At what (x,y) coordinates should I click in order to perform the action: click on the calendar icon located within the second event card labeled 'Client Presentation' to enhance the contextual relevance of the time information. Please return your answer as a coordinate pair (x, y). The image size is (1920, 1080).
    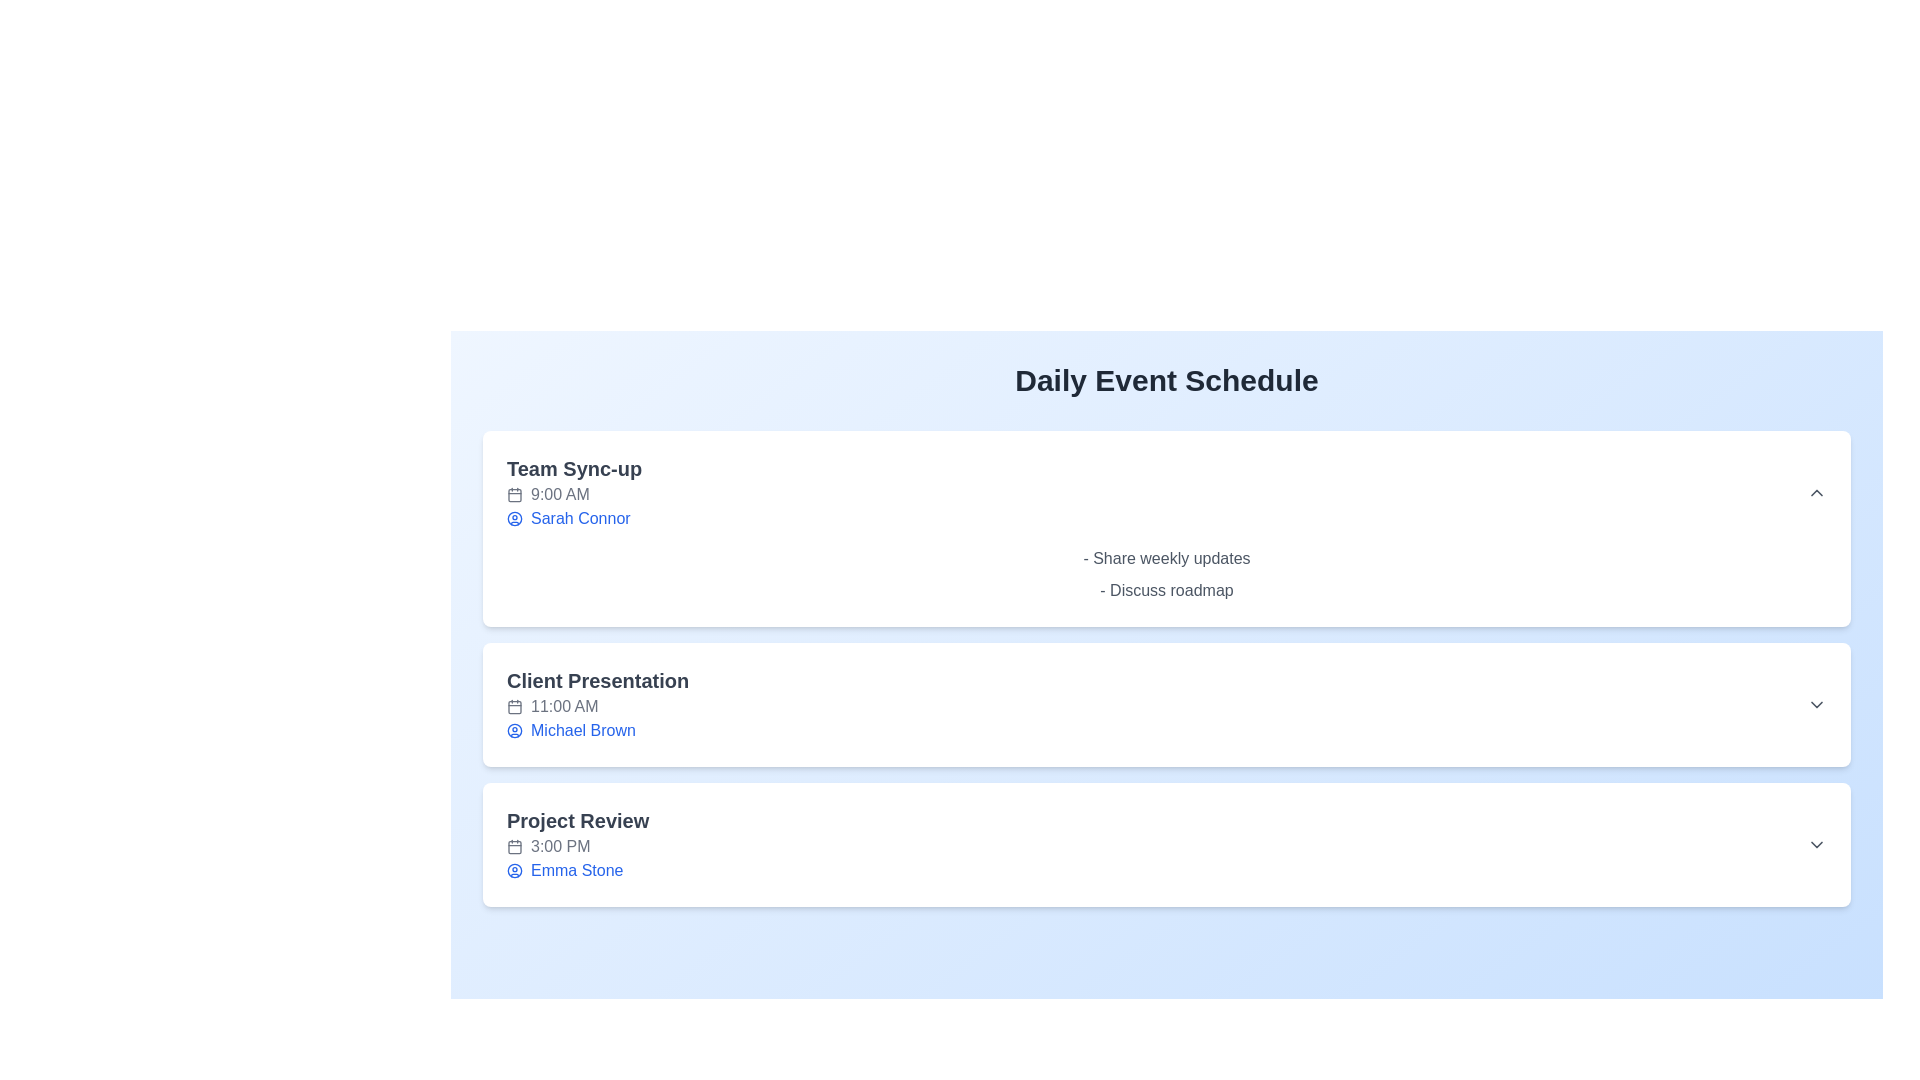
    Looking at the image, I should click on (514, 705).